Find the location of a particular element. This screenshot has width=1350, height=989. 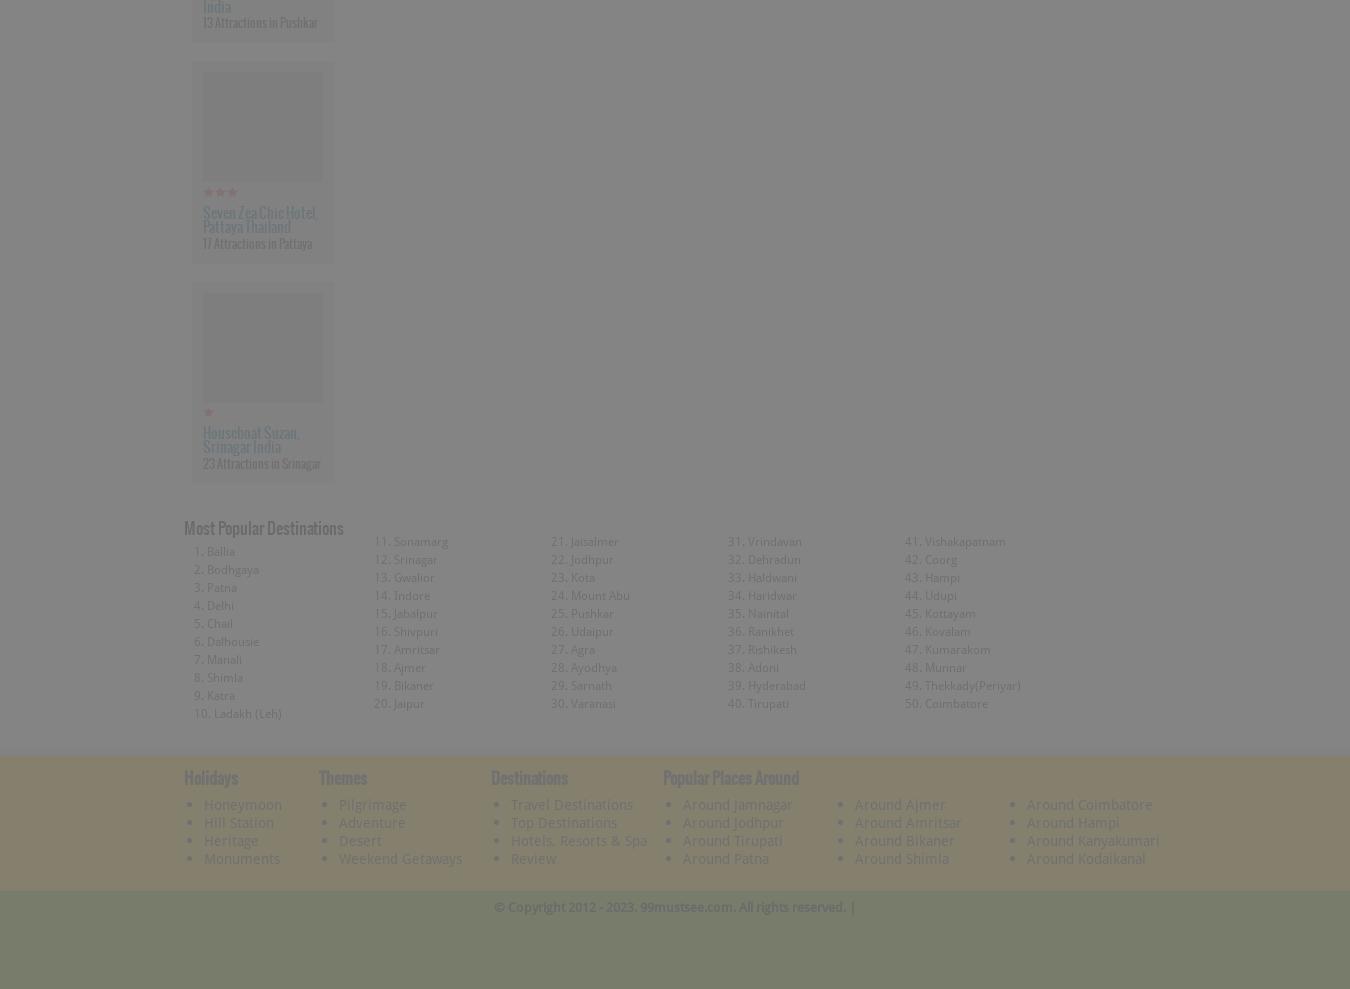

'Themes' is located at coordinates (341, 775).